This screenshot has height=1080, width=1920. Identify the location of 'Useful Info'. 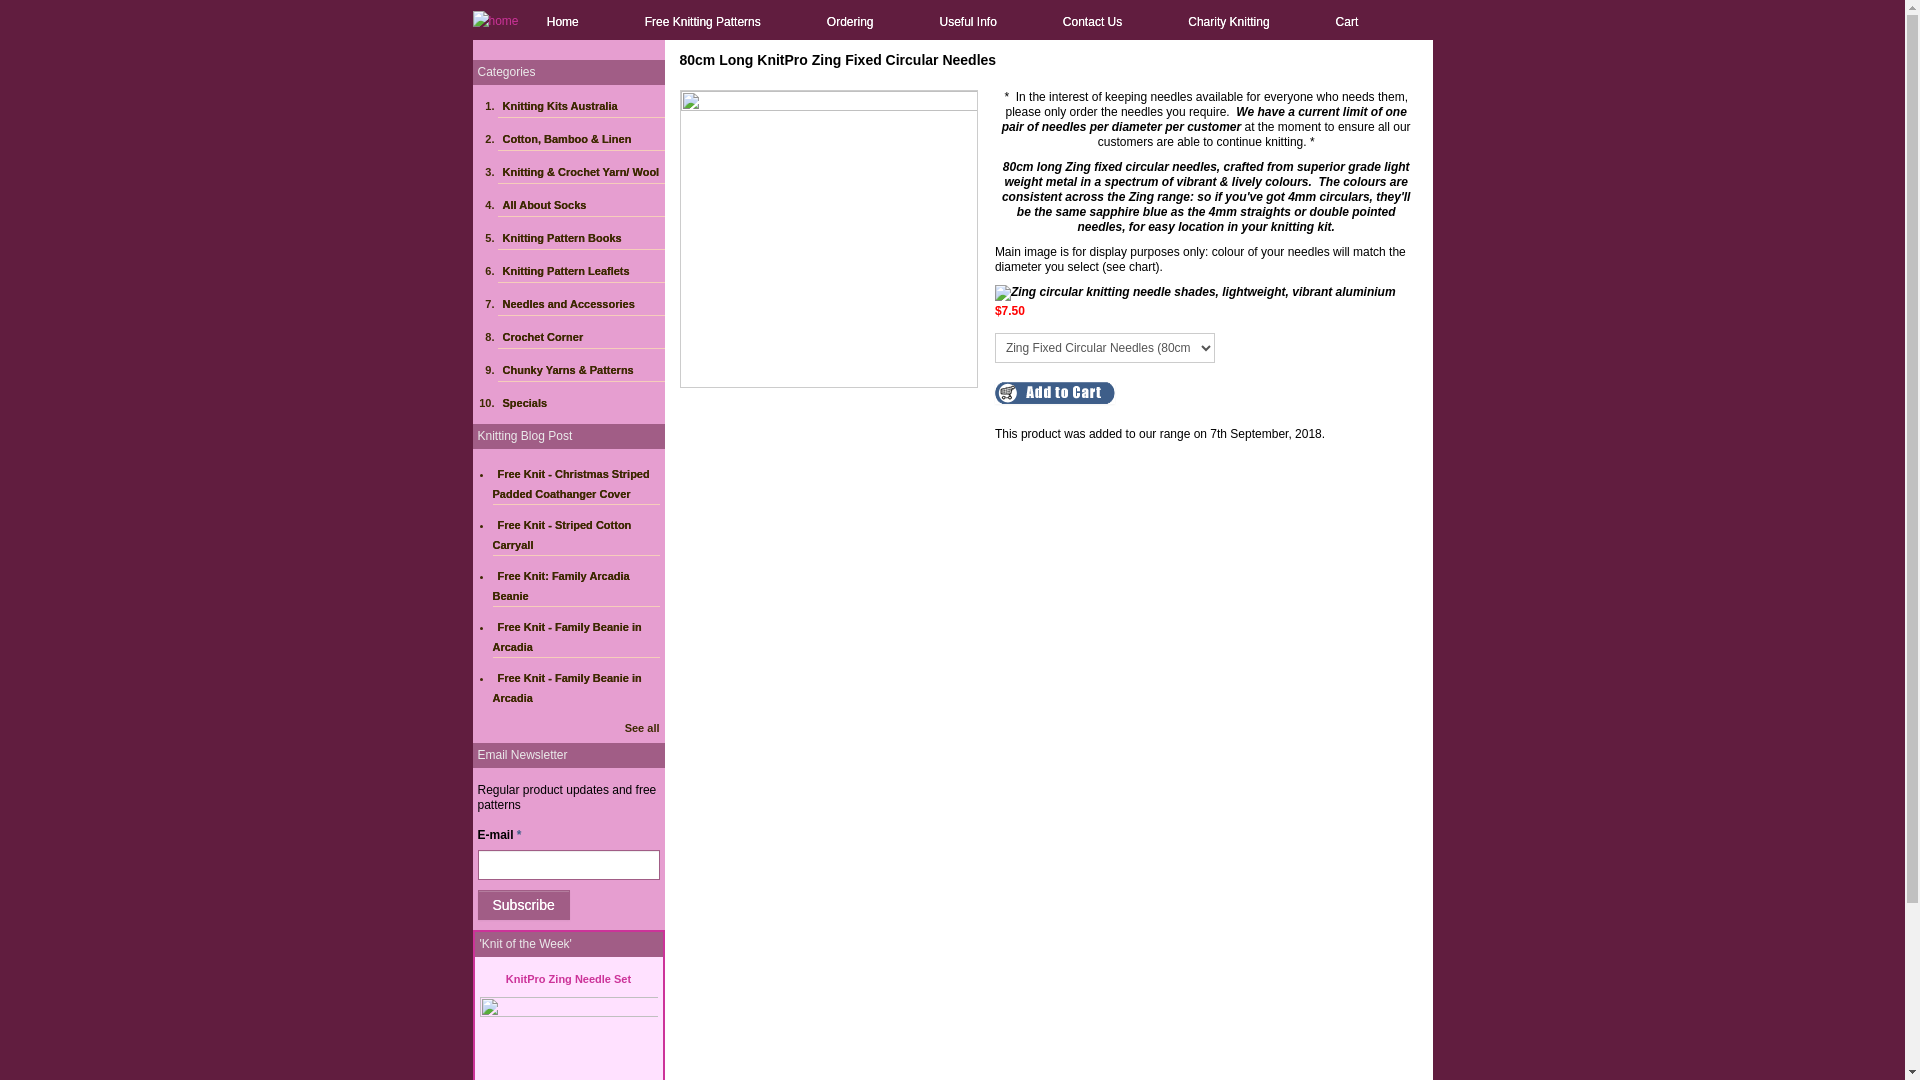
(967, 22).